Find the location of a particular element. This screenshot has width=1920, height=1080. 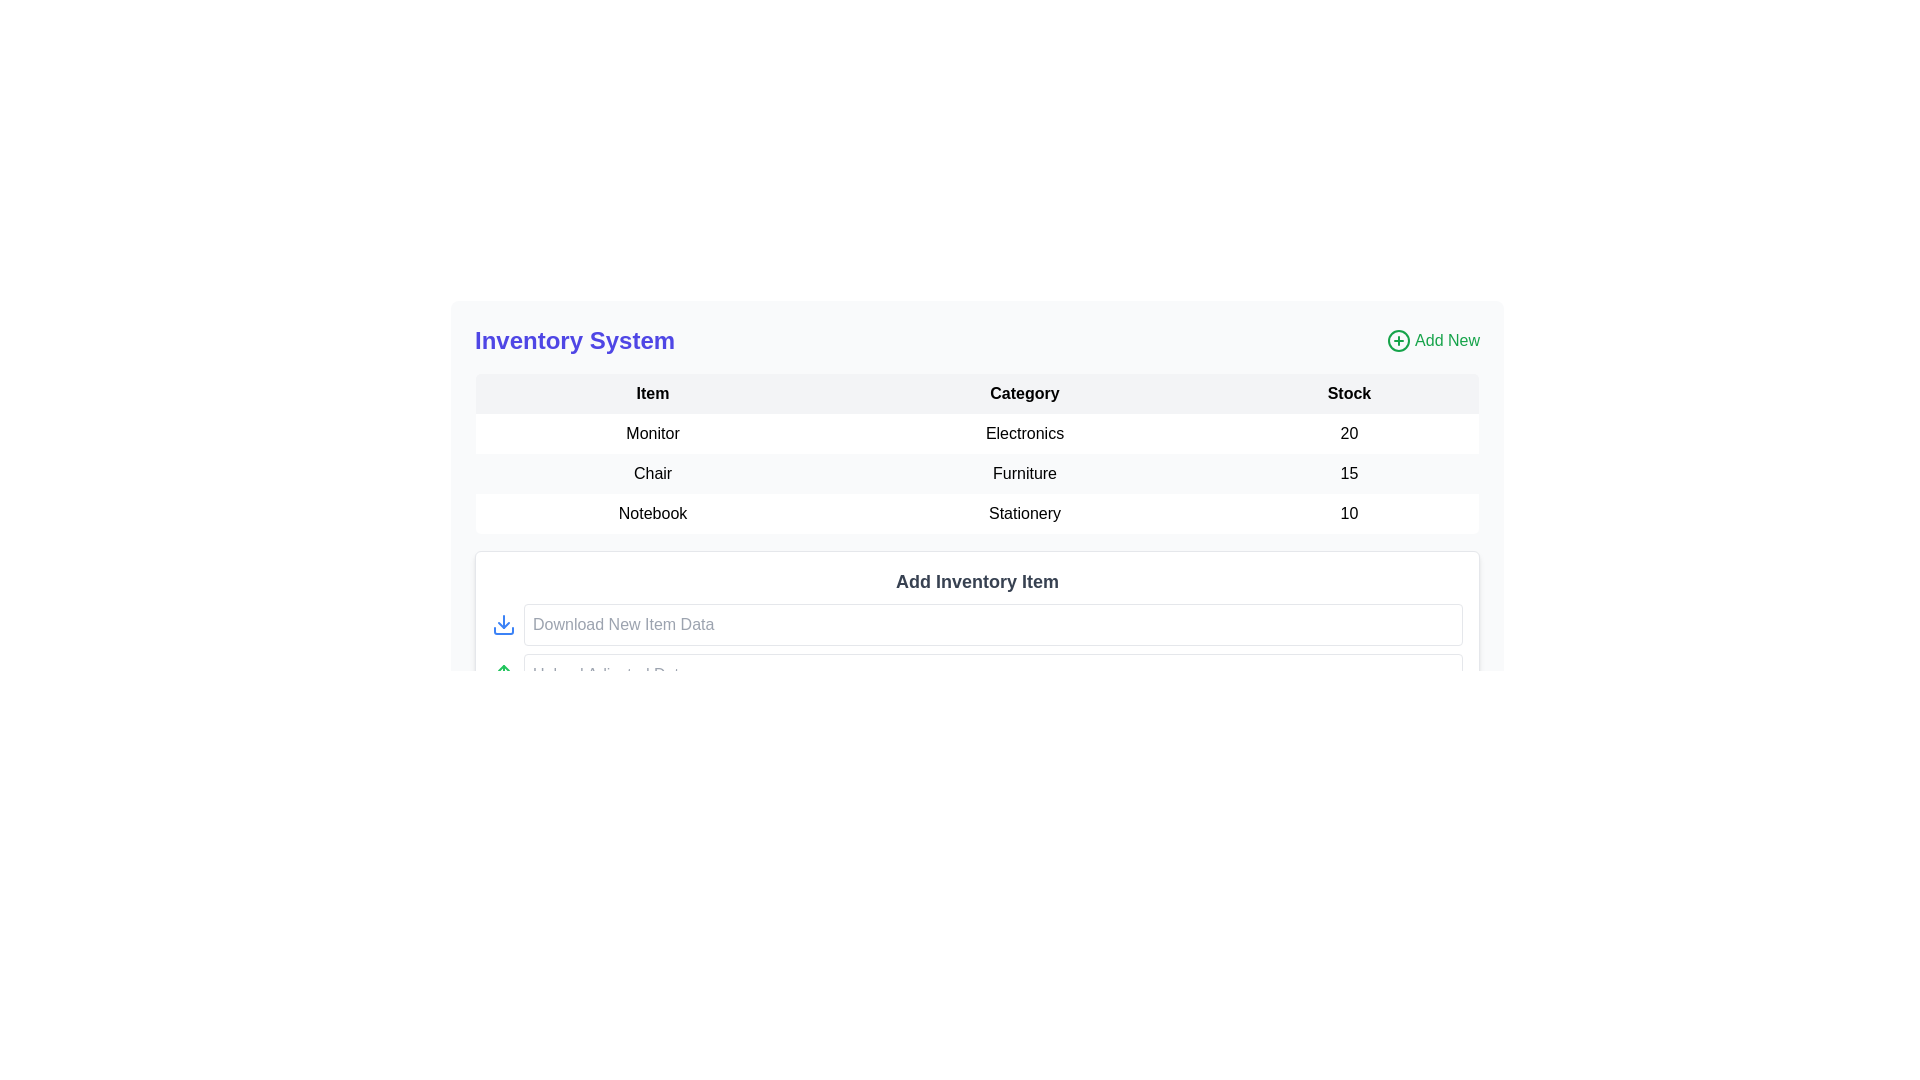

the 'Chair' text label in the inventory system's table, located in the second row under the 'Item' column is located at coordinates (652, 474).